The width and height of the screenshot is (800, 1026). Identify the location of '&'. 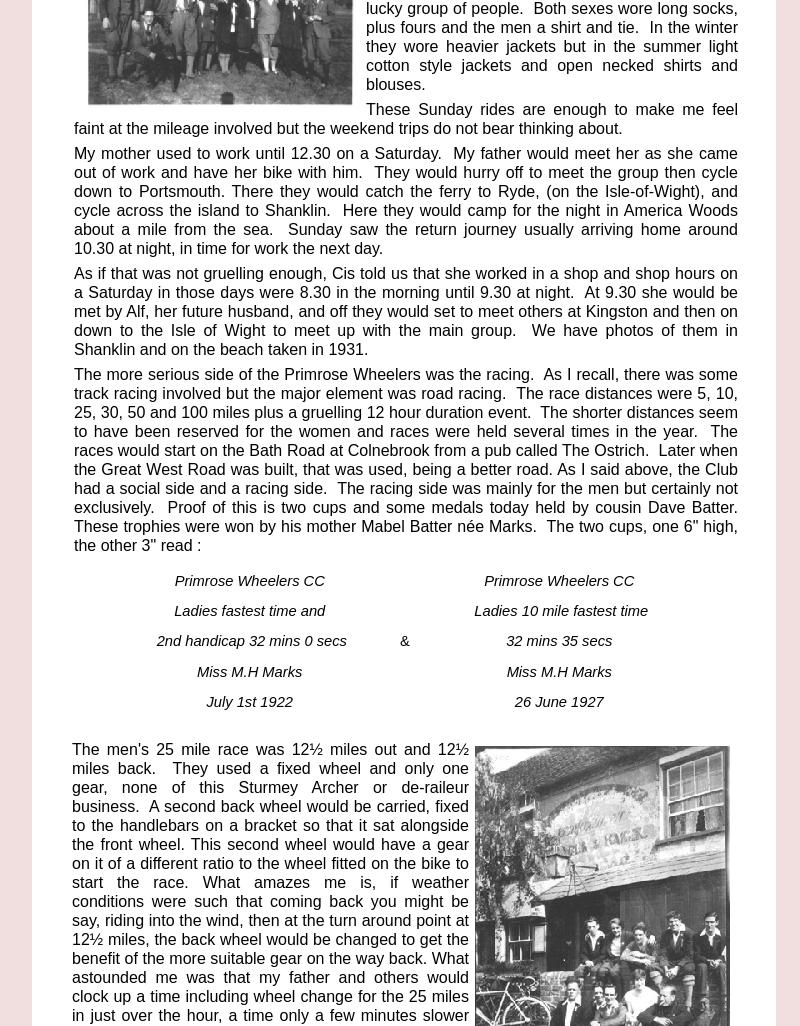
(404, 641).